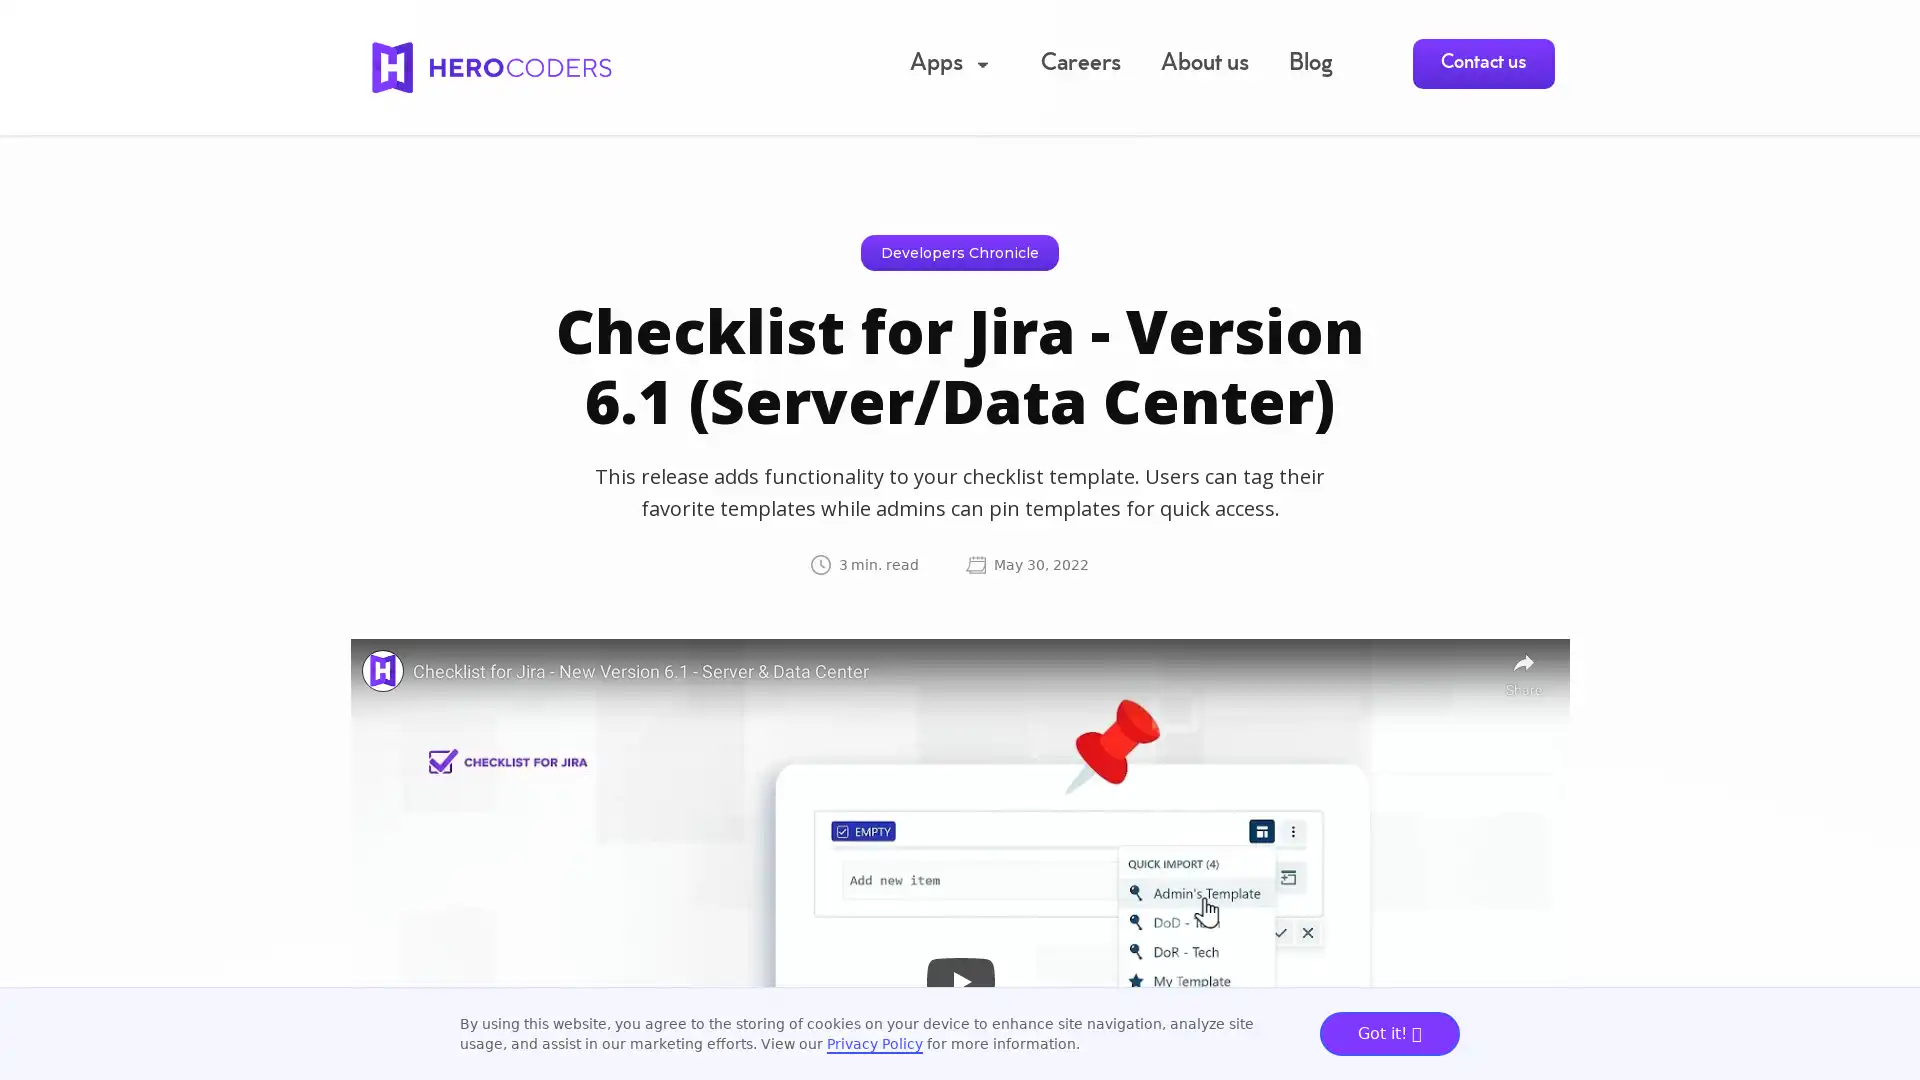  Describe the element at coordinates (1389, 1033) in the screenshot. I see `Got it!` at that location.